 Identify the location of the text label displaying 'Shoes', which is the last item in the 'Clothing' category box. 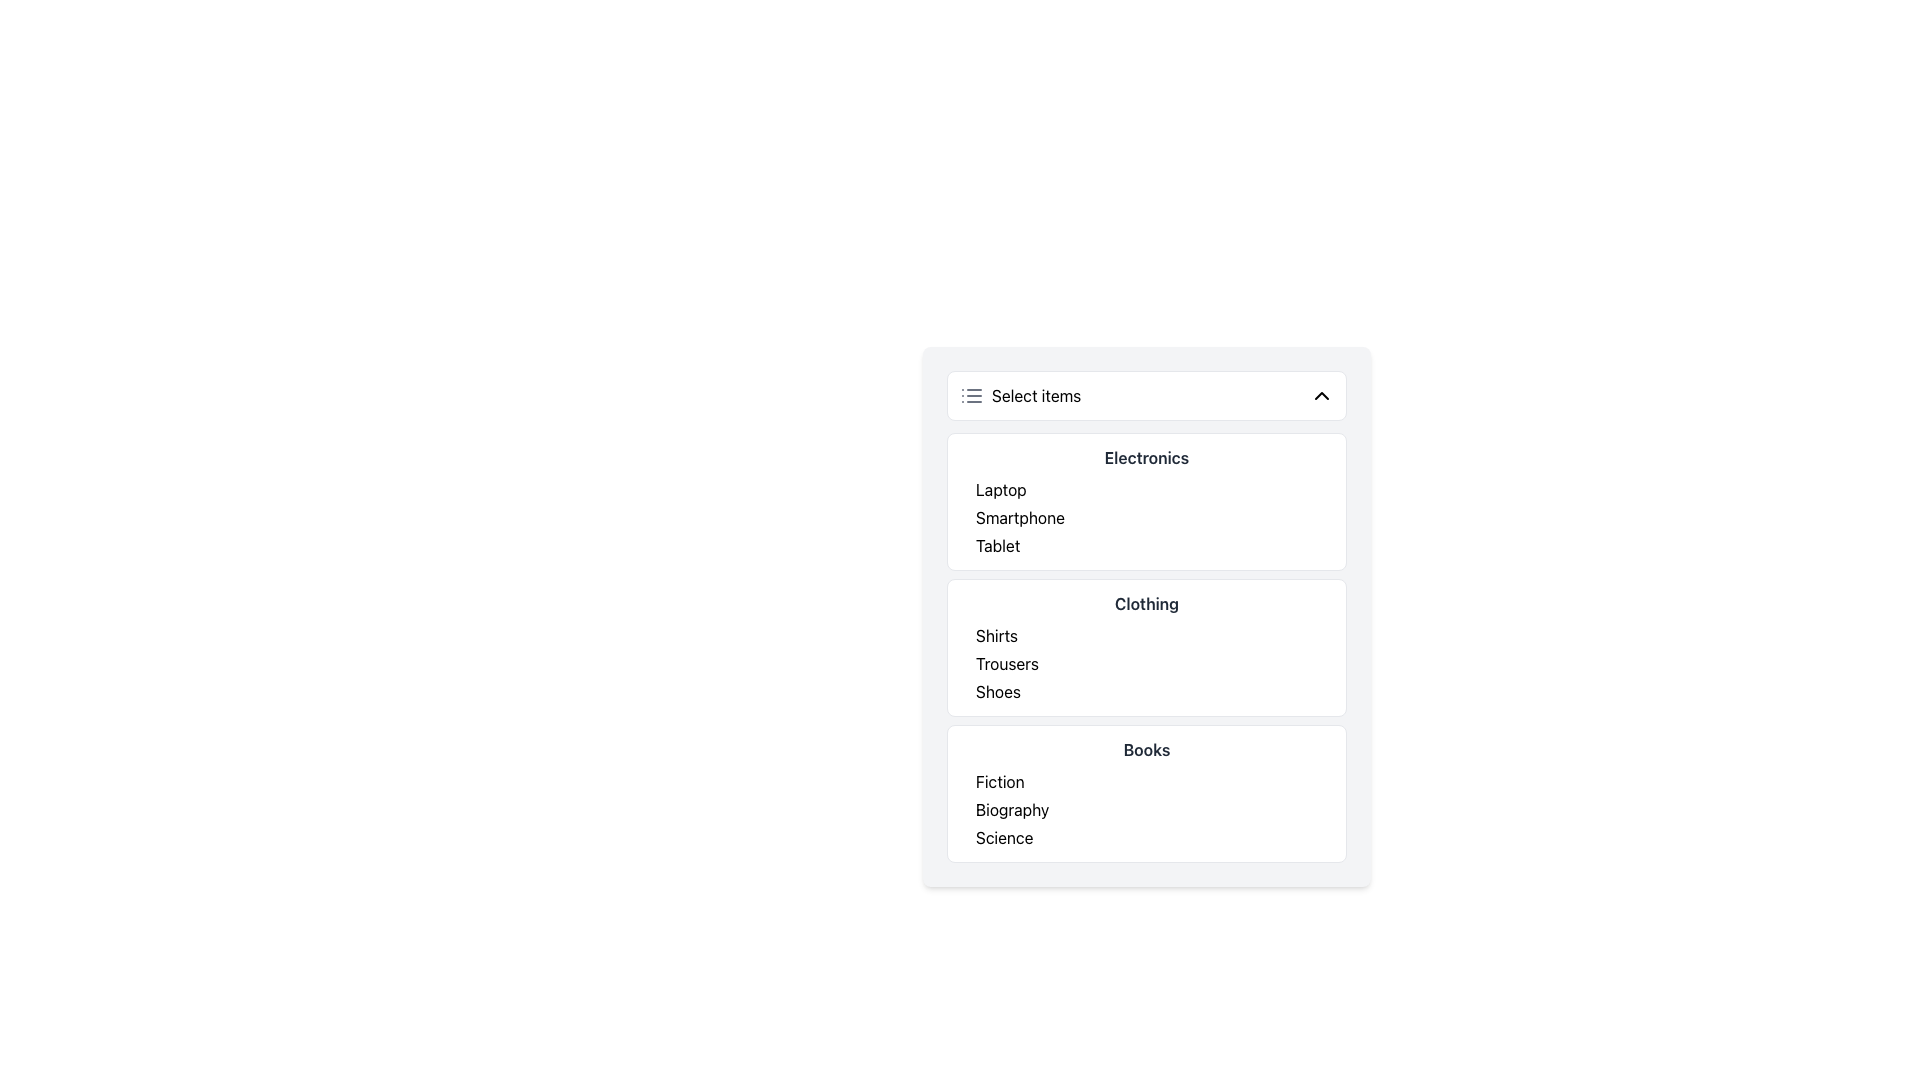
(998, 690).